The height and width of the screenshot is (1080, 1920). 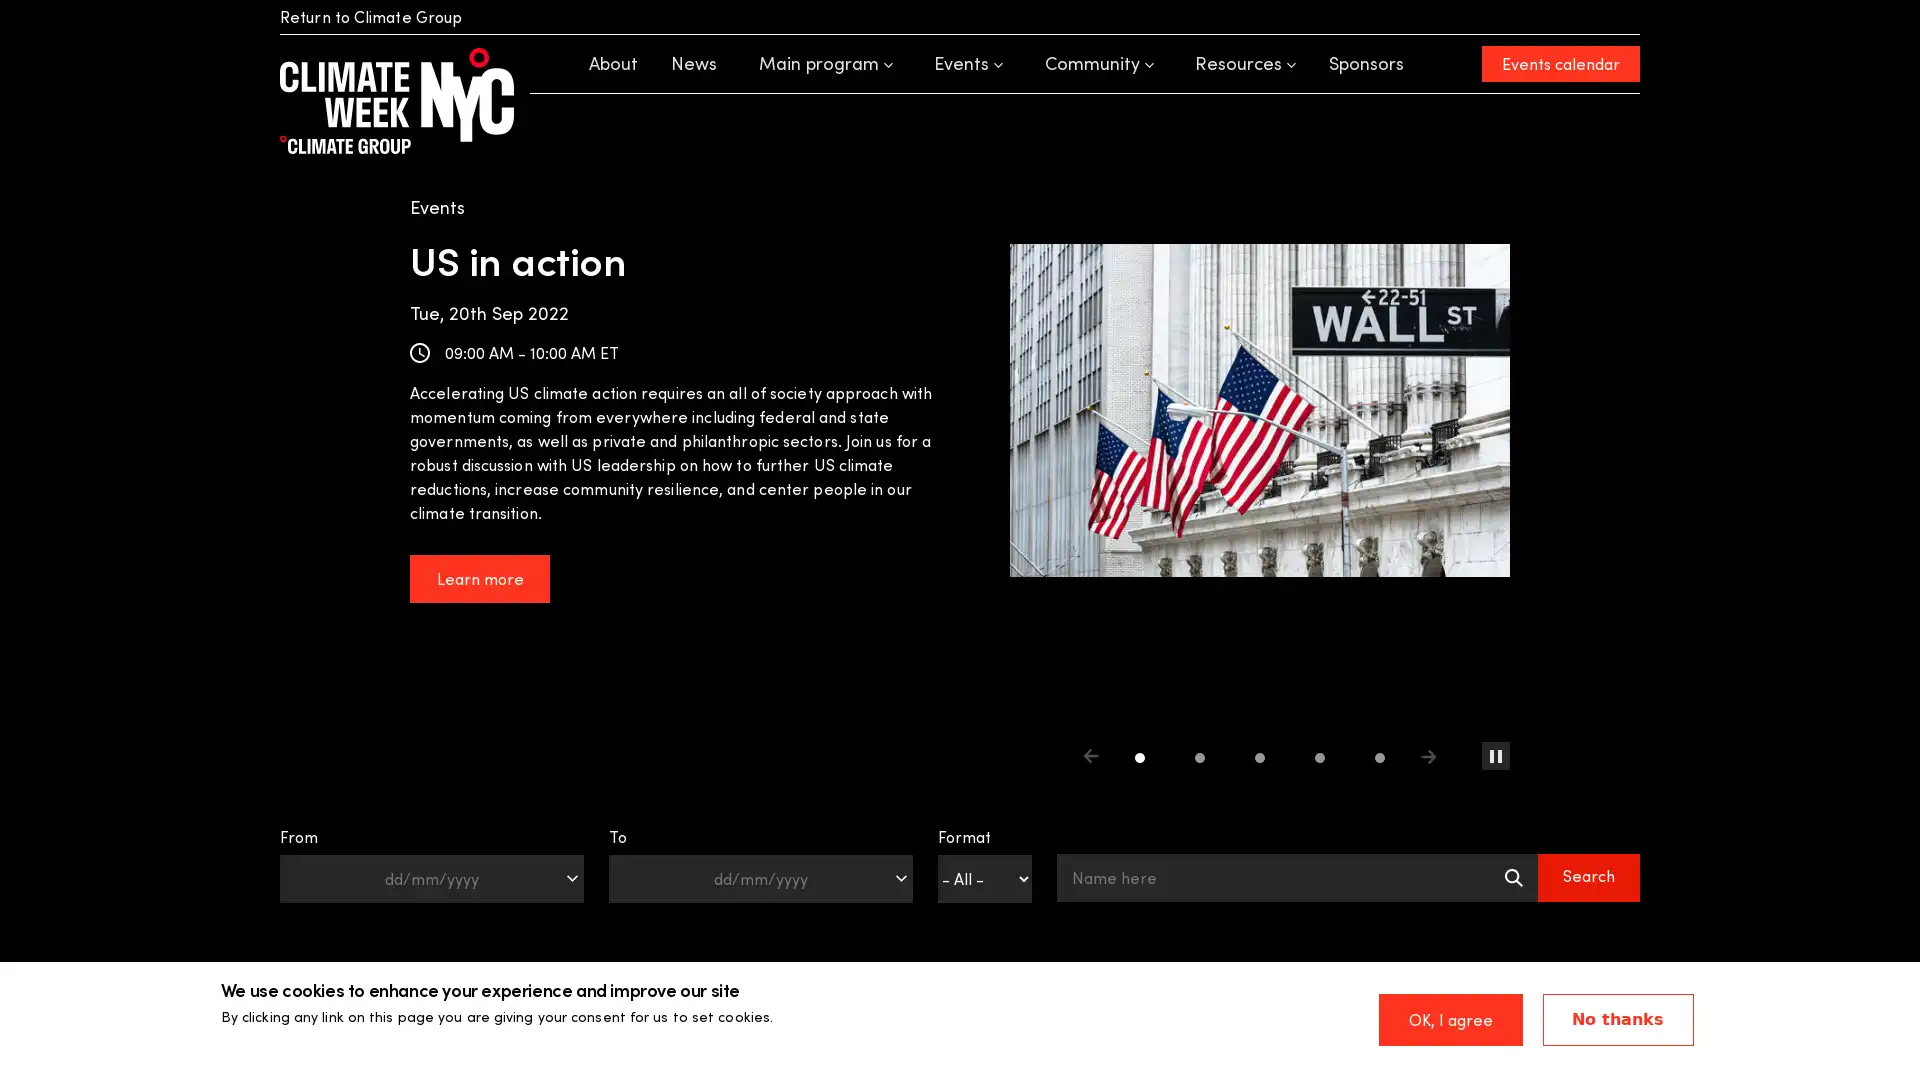 I want to click on No thanks, so click(x=1617, y=1019).